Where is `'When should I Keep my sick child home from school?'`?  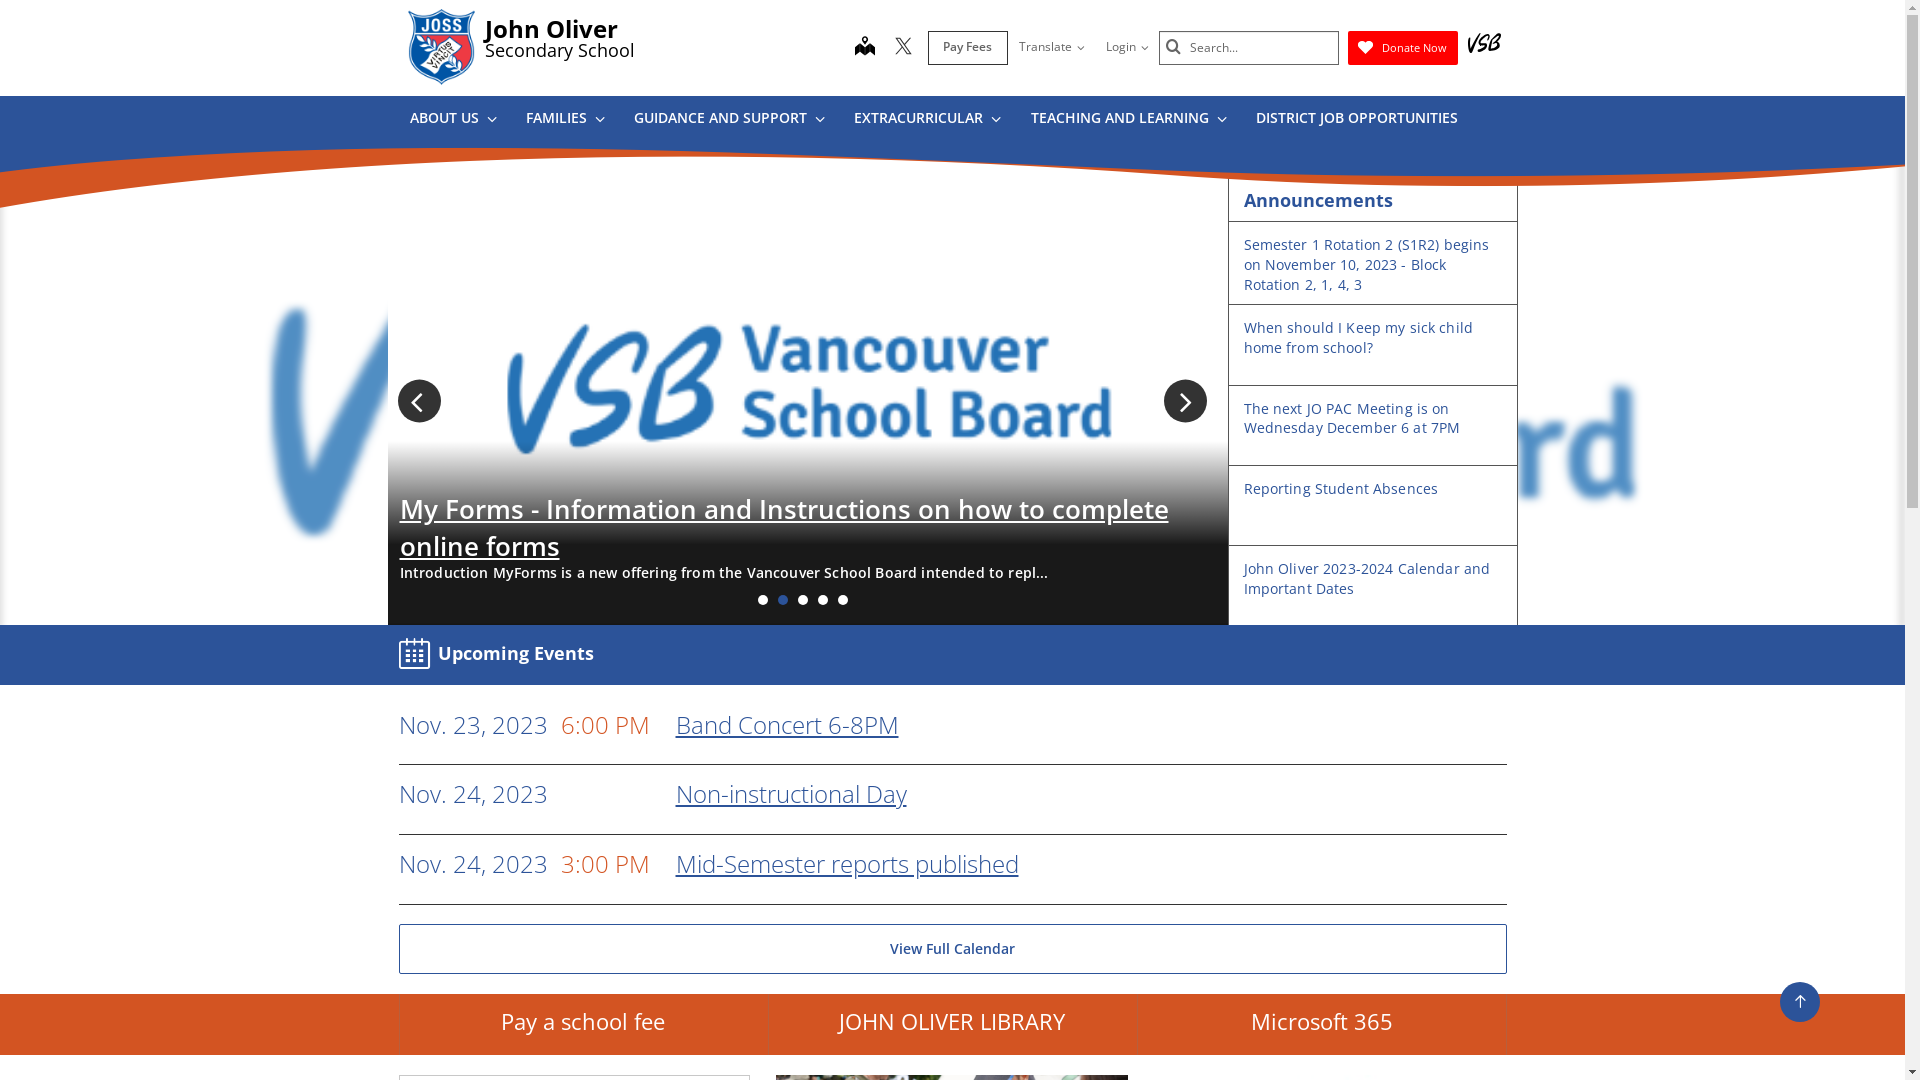 'When should I Keep my sick child home from school?' is located at coordinates (1358, 336).